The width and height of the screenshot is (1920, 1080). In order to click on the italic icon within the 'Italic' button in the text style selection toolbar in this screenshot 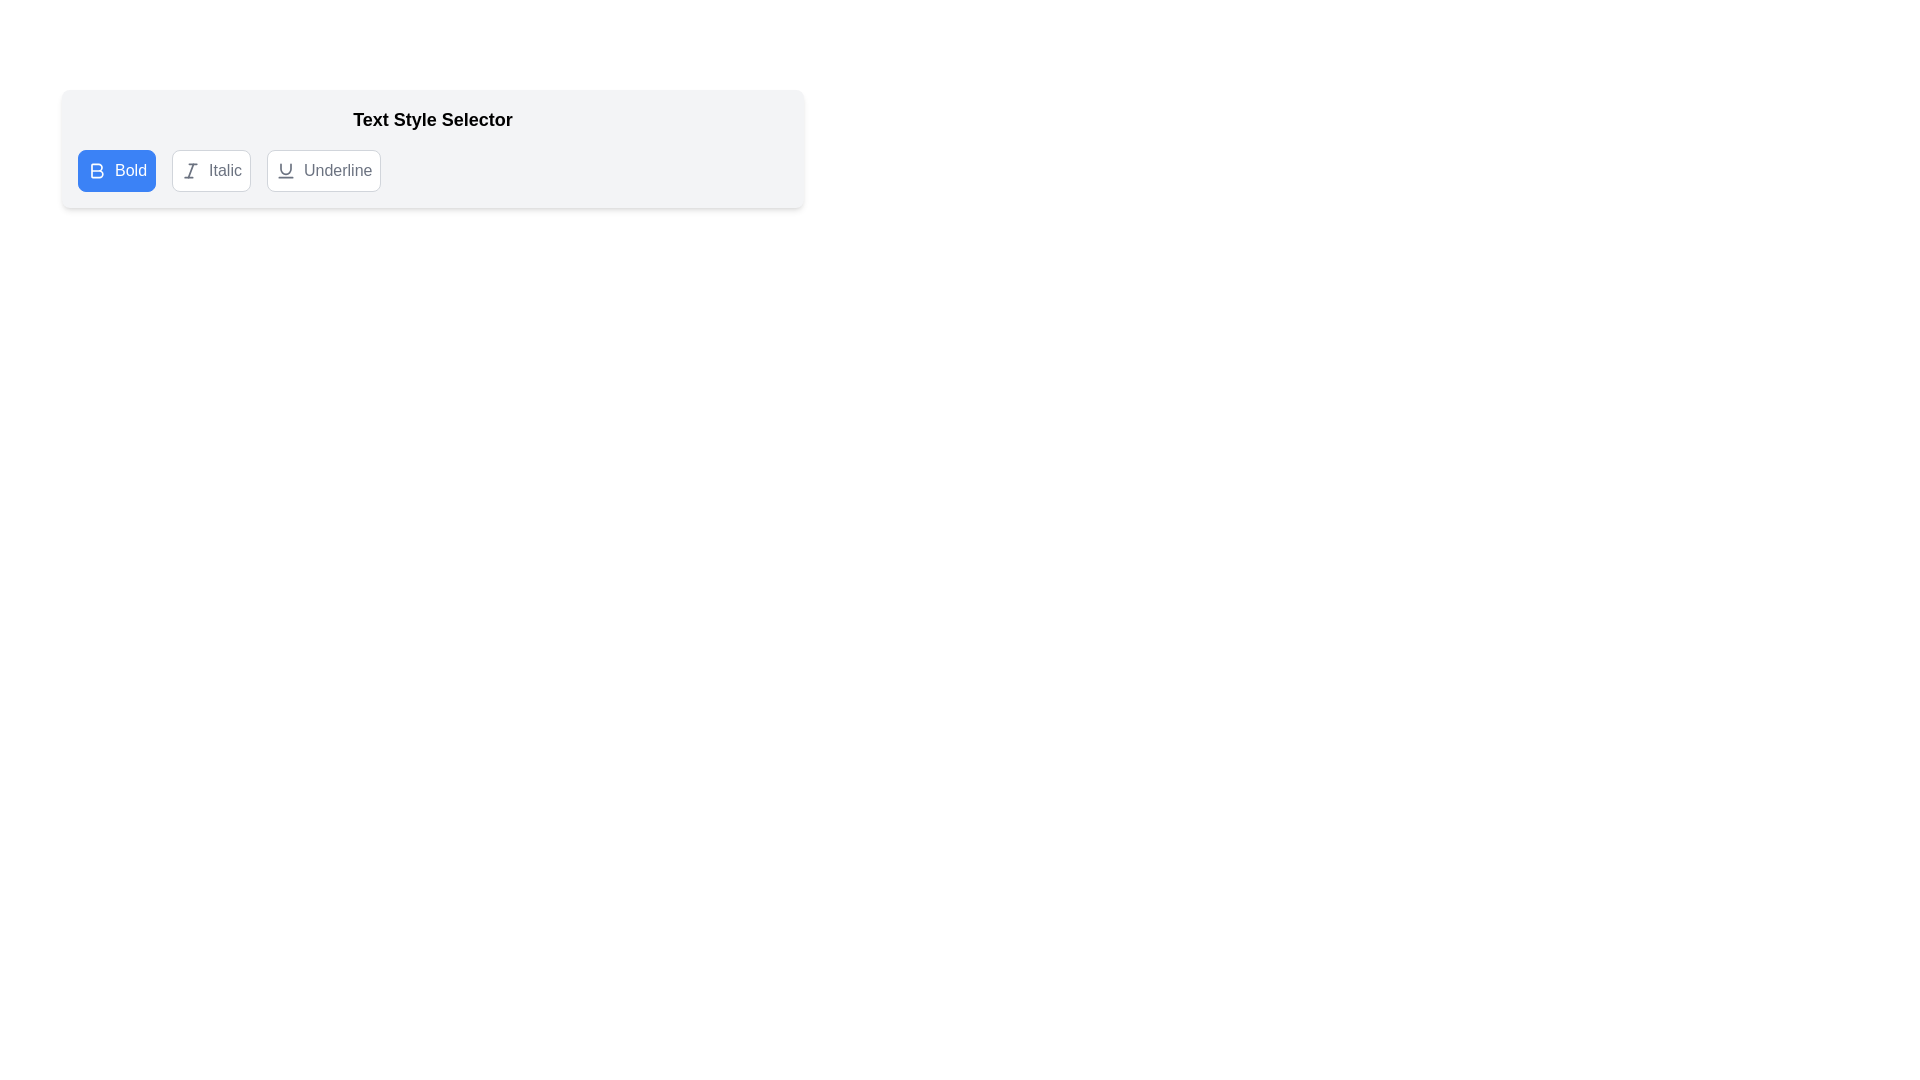, I will do `click(191, 169)`.